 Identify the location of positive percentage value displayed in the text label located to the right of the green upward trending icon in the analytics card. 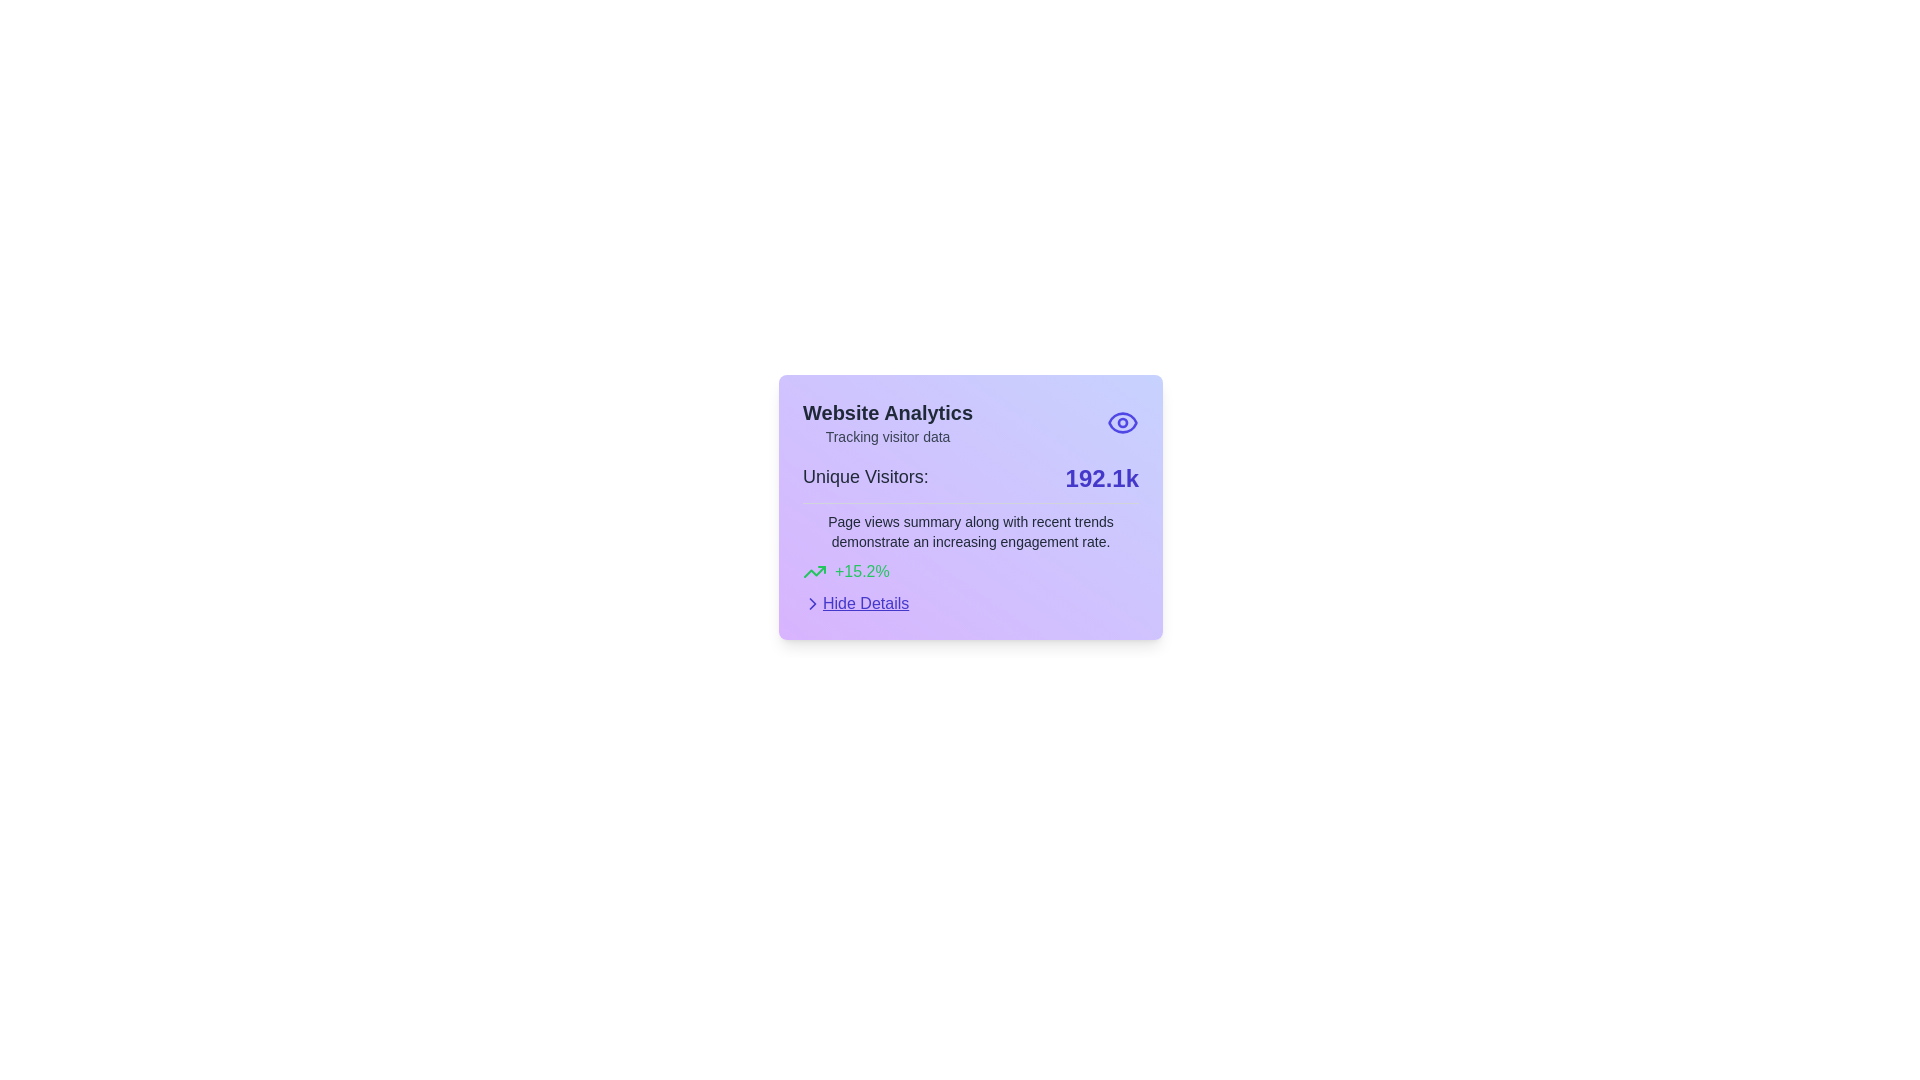
(862, 571).